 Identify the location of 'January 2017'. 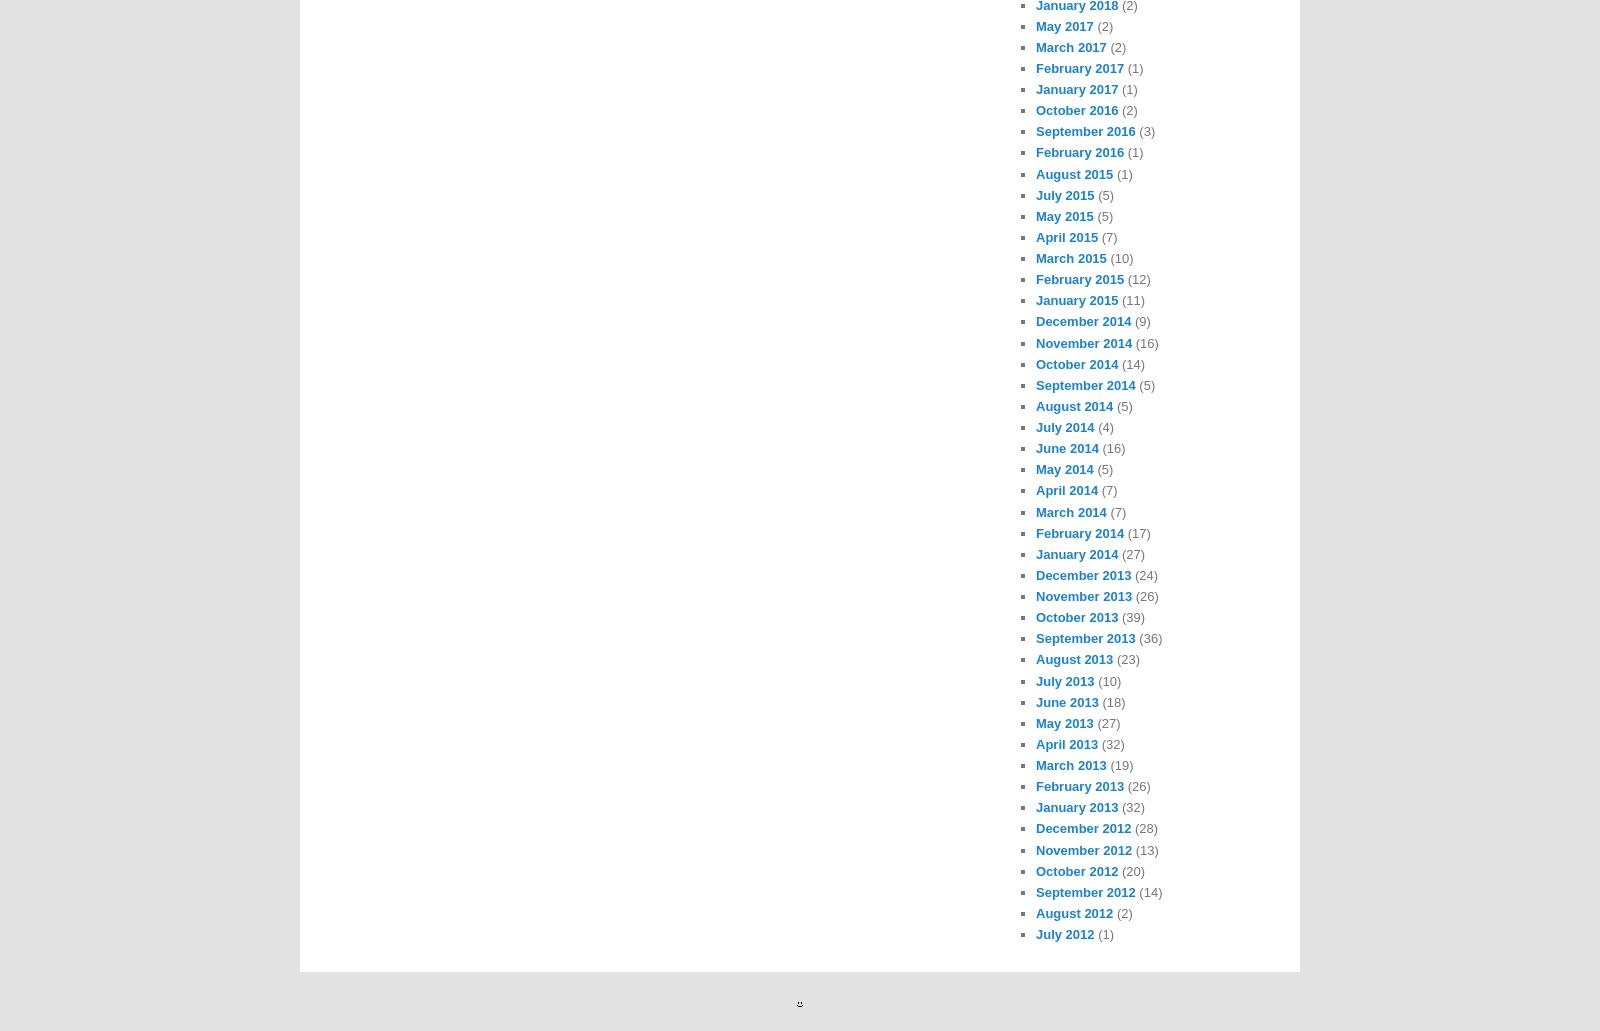
(1076, 89).